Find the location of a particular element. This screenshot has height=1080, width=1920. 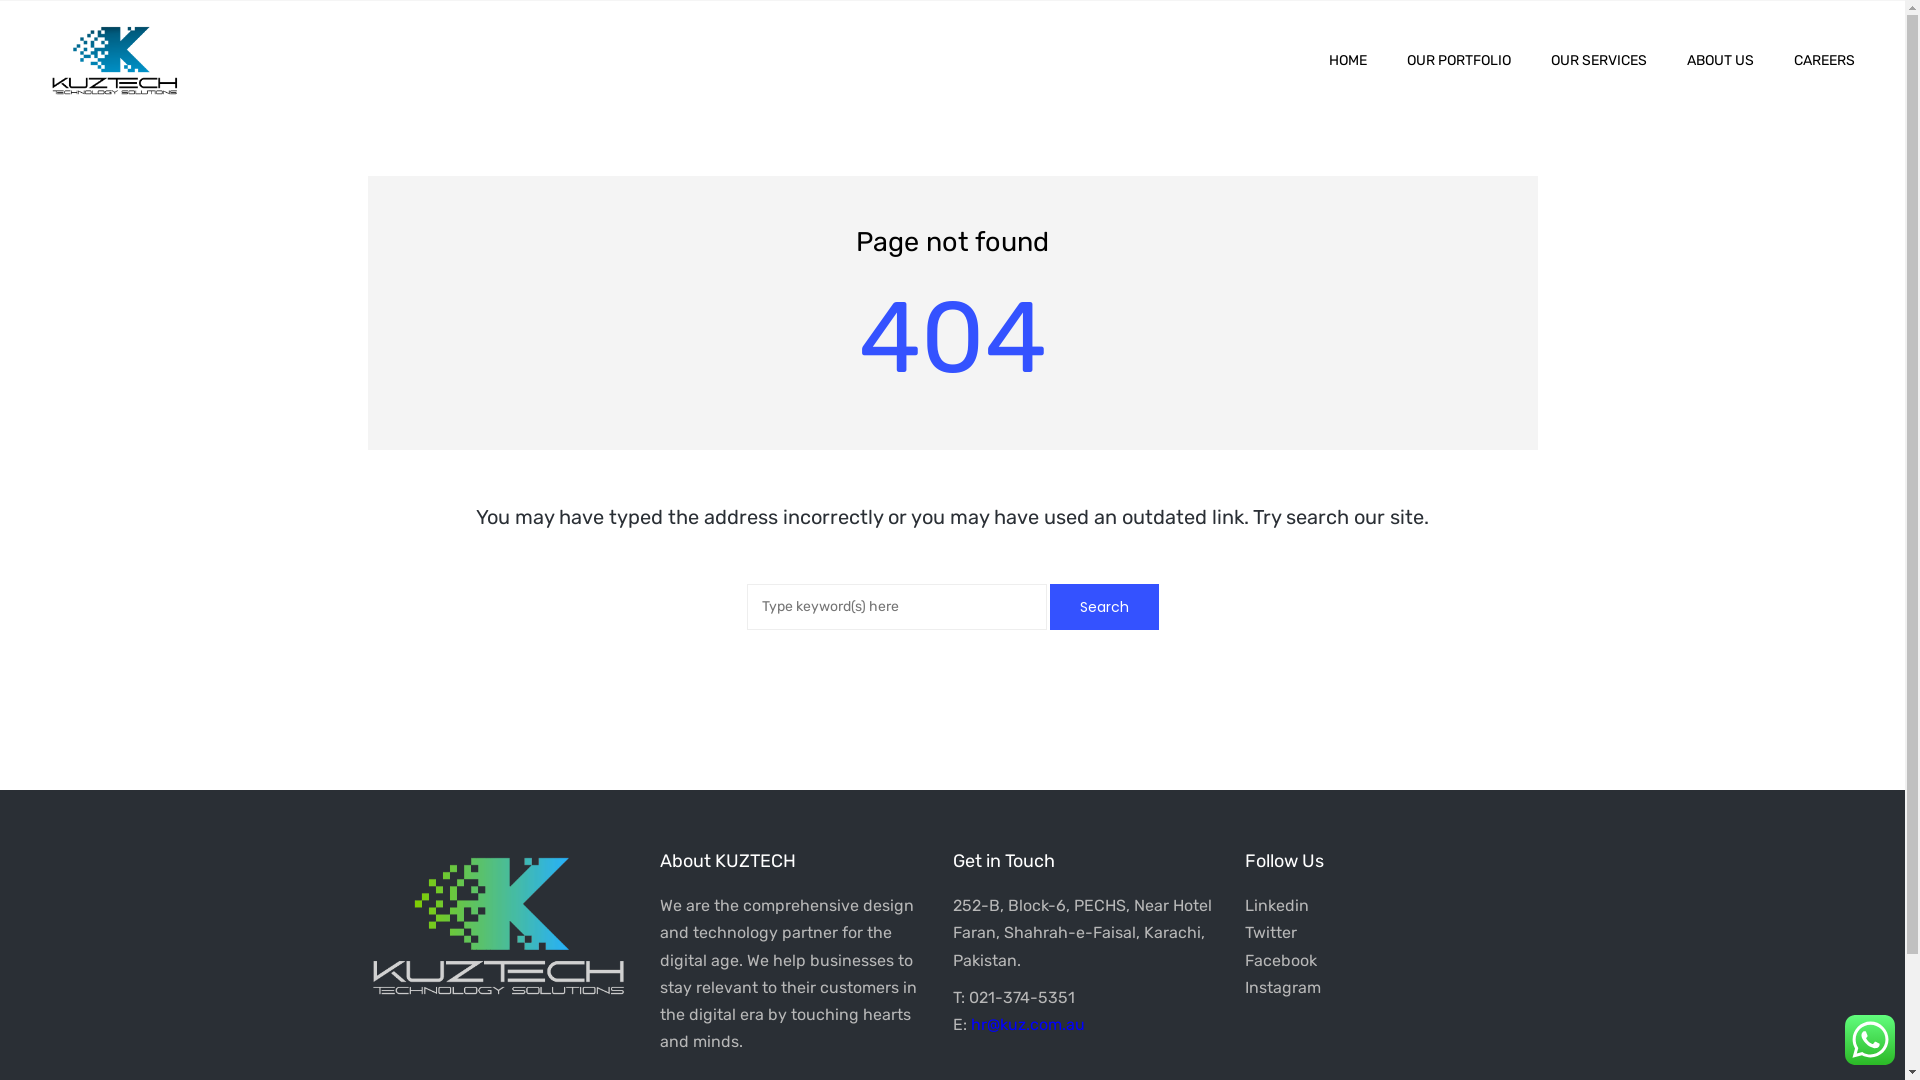

'Search' is located at coordinates (1103, 605).